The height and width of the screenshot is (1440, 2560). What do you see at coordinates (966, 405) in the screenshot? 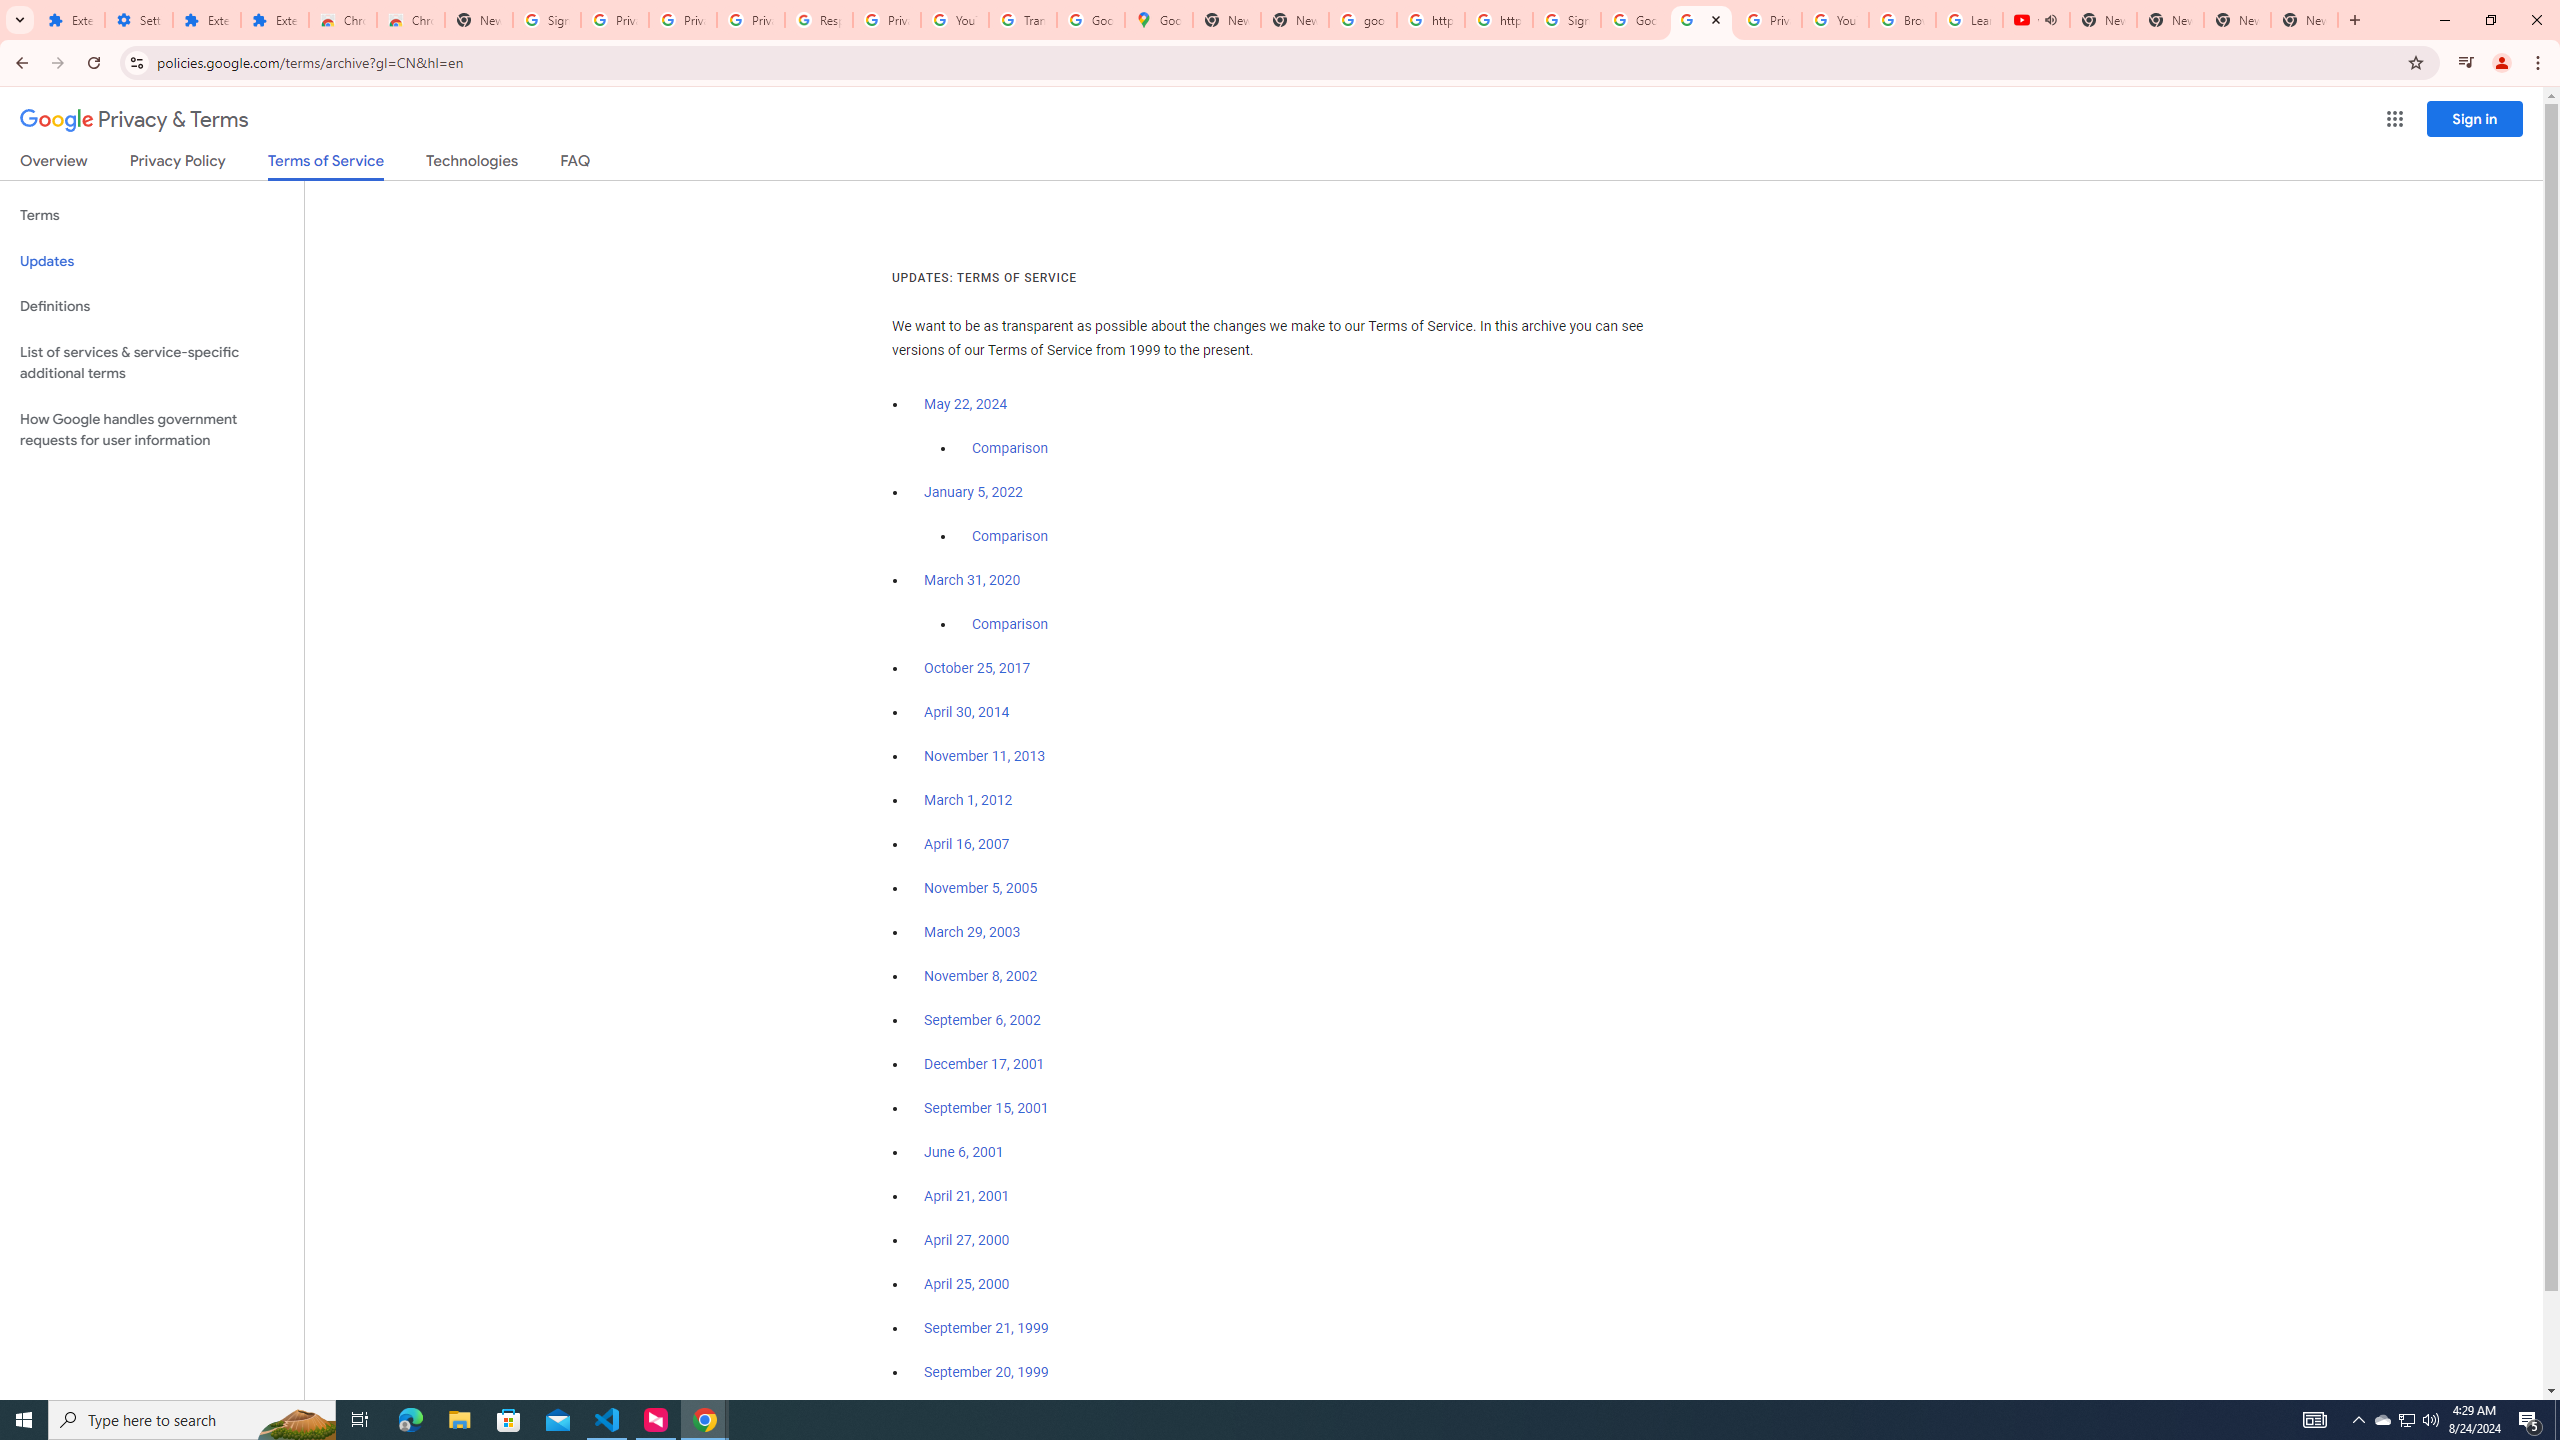
I see `'May 22, 2024'` at bounding box center [966, 405].